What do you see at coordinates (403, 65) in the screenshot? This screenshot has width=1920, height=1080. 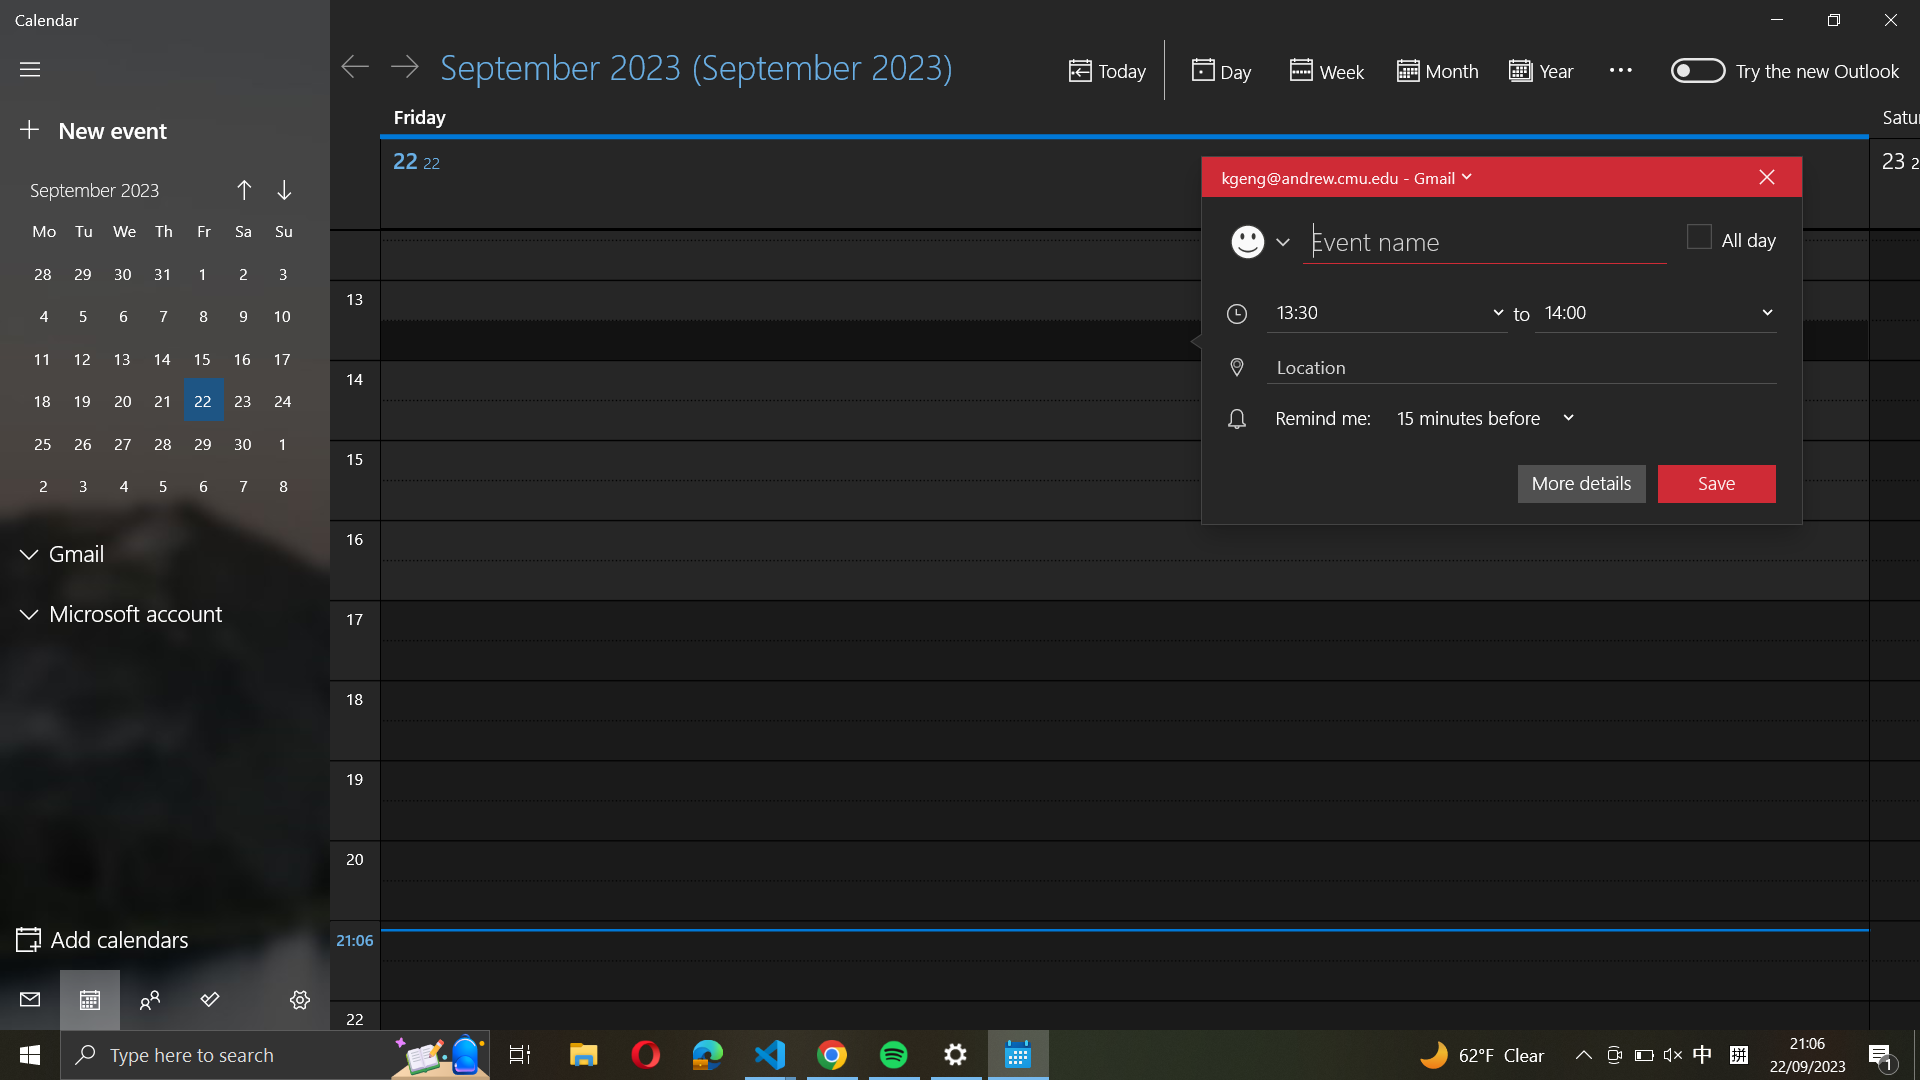 I see `Transition to the following day on the calendar` at bounding box center [403, 65].